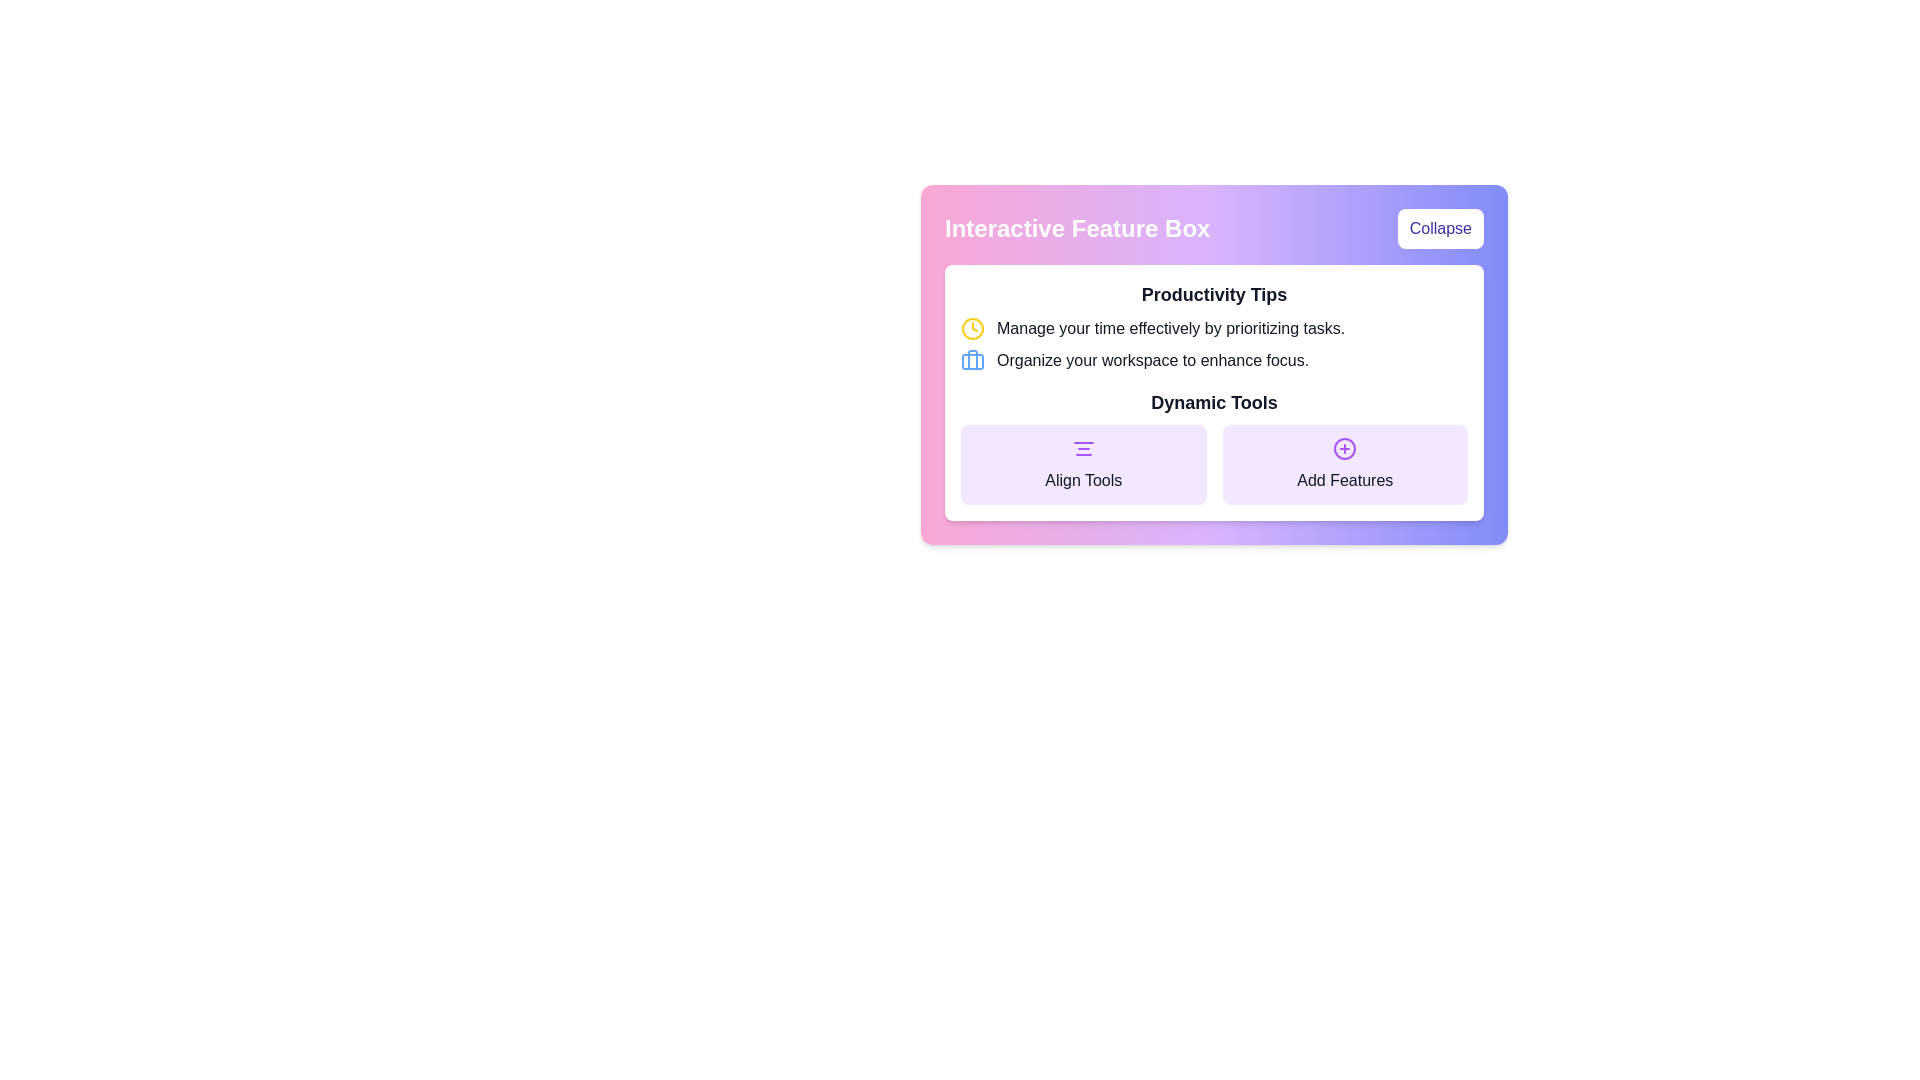  I want to click on productivity tip text in the Informational text element located in the lower part of the 'Productivity Tips' section, specifically the second tip below 'Manage your time effectively by prioritizing tasks.', so click(1213, 361).